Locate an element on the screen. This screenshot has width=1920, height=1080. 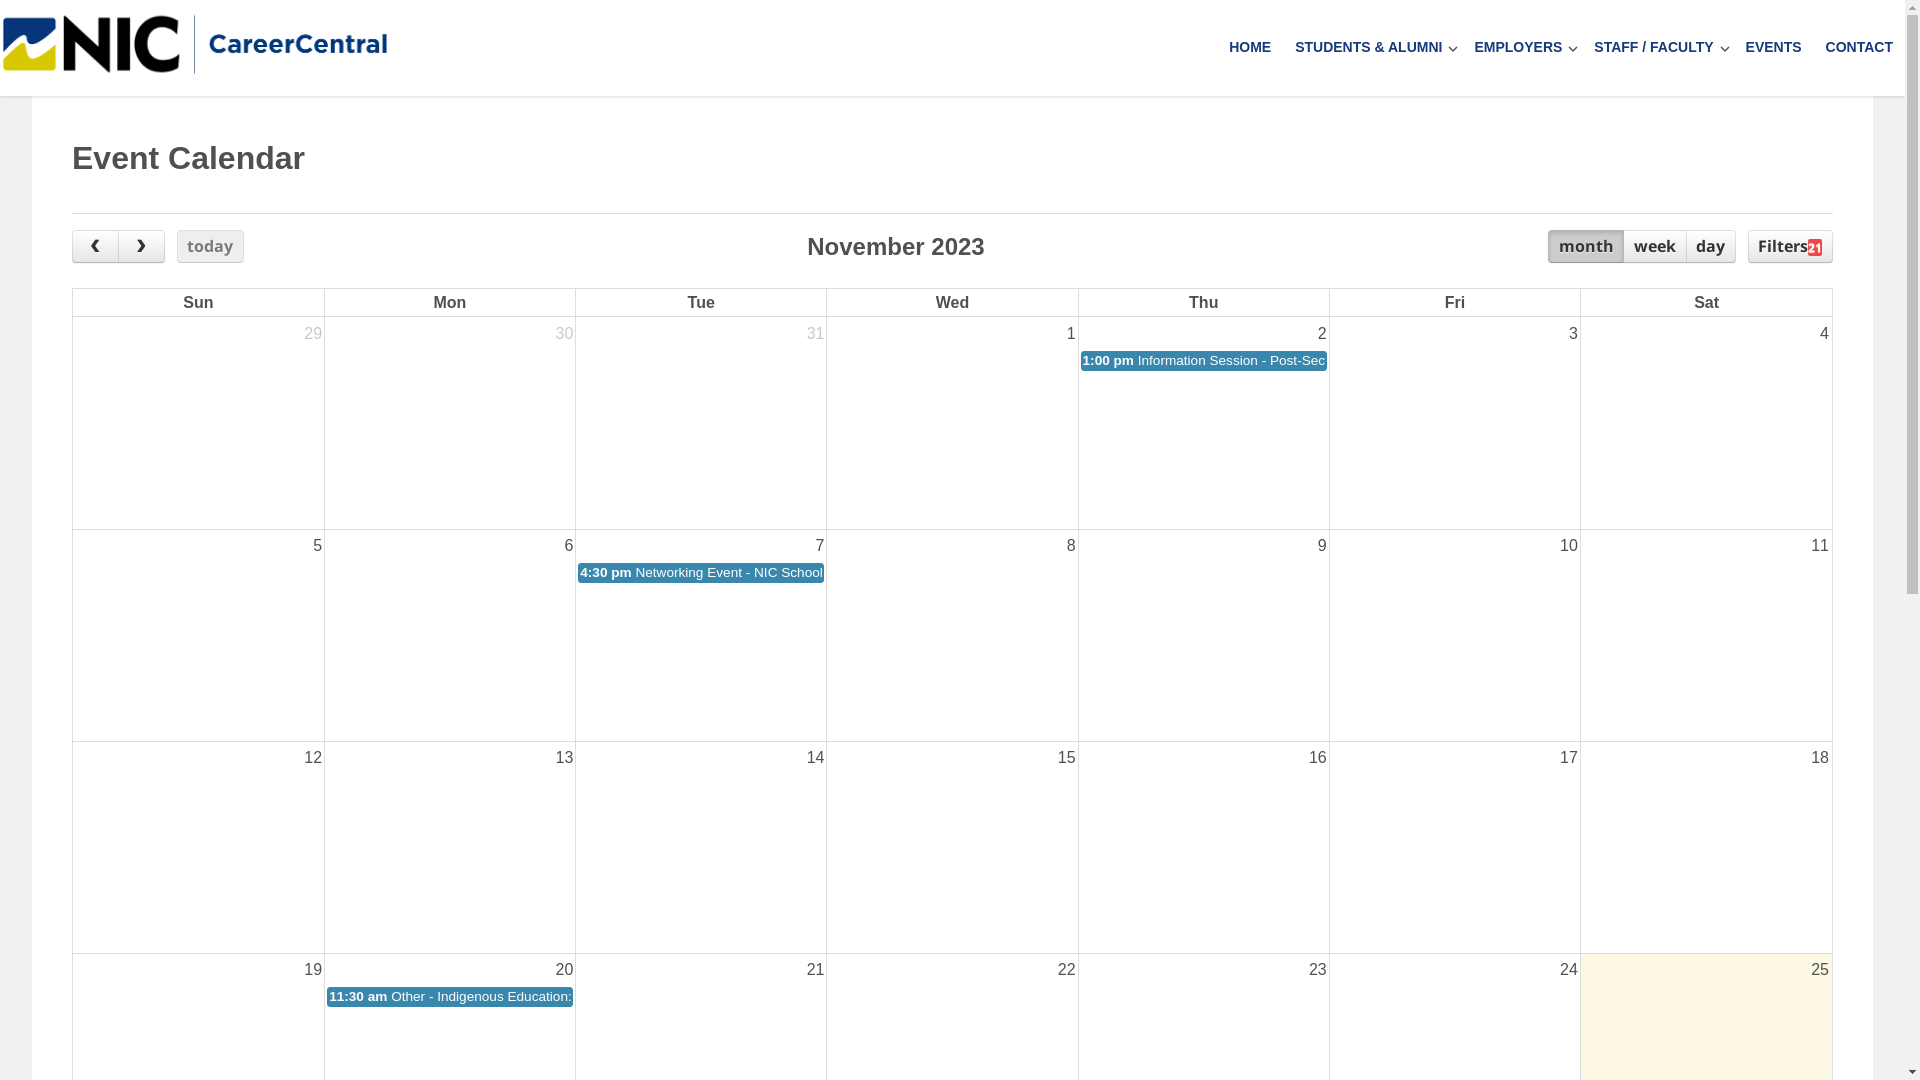
'STAFF / FACULTY' is located at coordinates (1581, 46).